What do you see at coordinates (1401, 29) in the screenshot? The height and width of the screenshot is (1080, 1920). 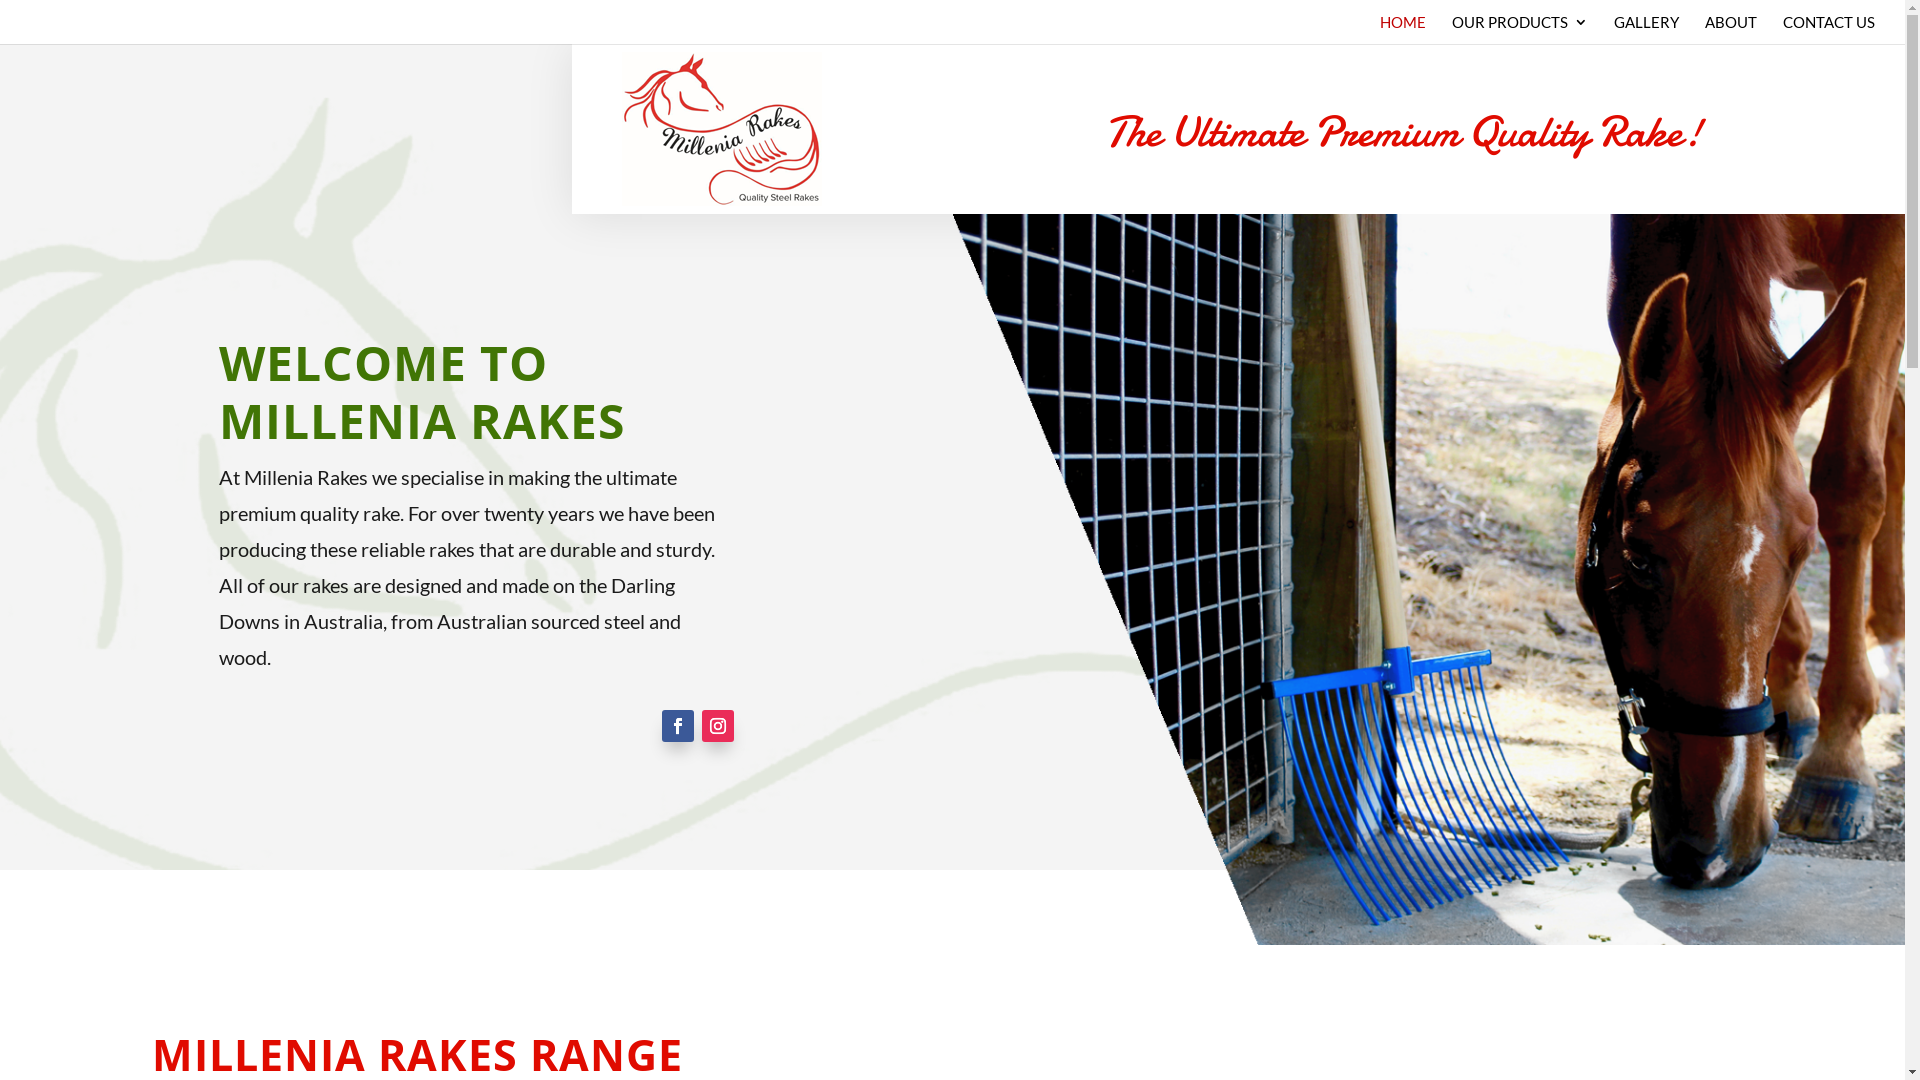 I see `'HOME'` at bounding box center [1401, 29].